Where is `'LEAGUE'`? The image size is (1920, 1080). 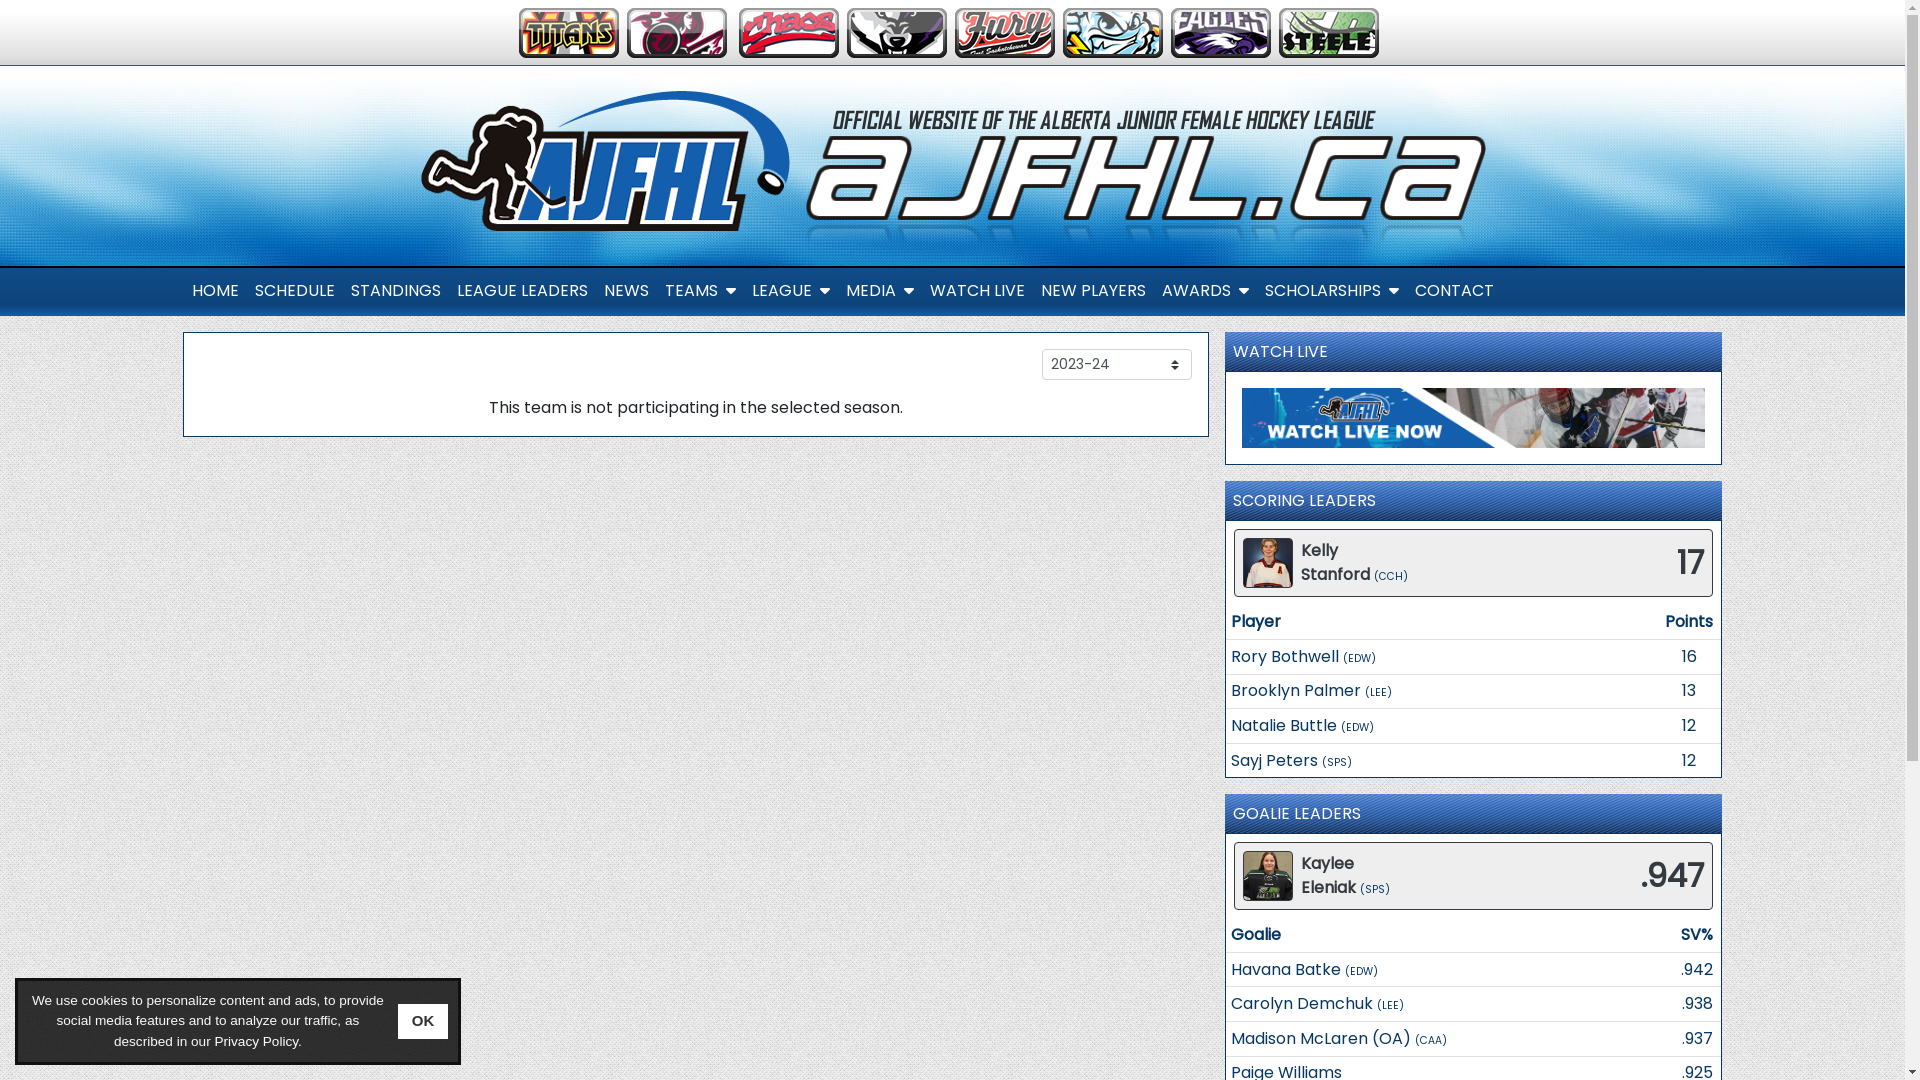 'LEAGUE' is located at coordinates (790, 290).